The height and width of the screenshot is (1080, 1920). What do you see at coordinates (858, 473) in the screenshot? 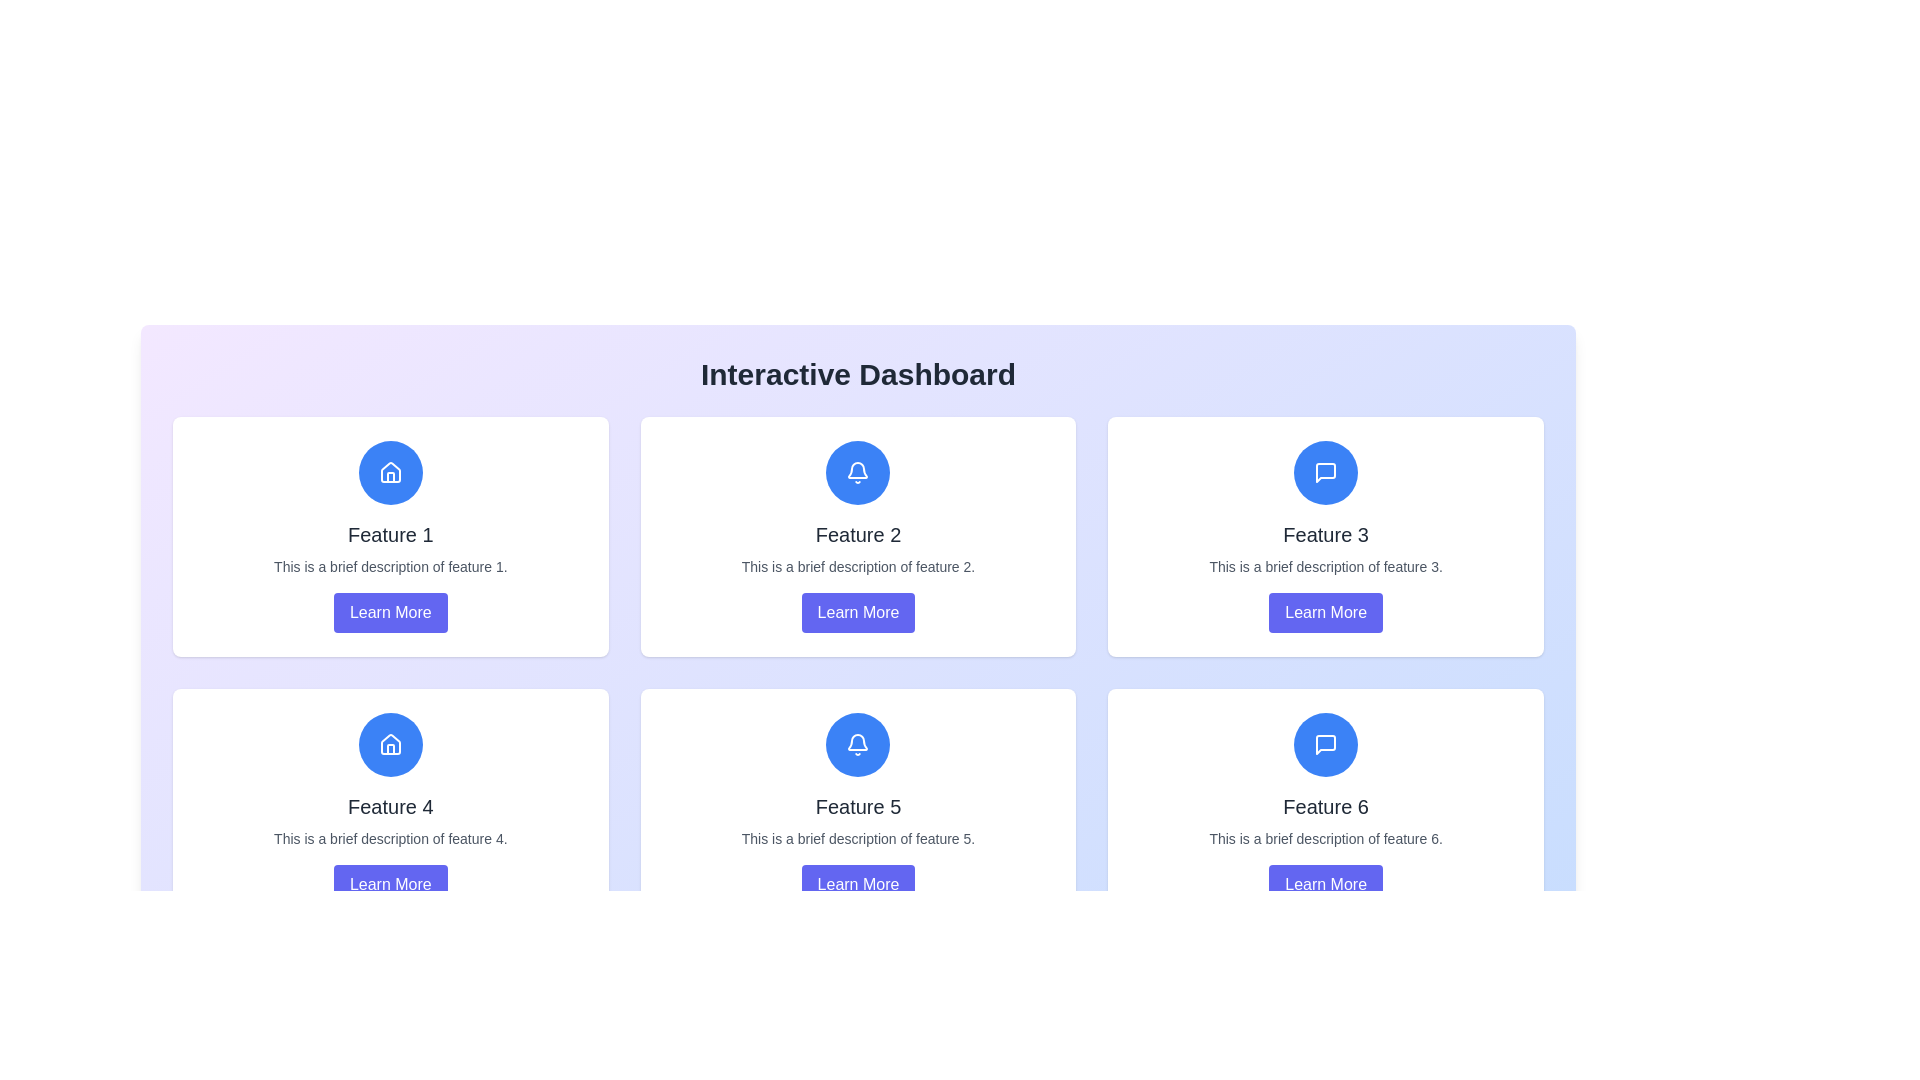
I see `the circular blue icon button with a white bell icon at its center, located in the upper center of the 'Feature 2' card` at bounding box center [858, 473].